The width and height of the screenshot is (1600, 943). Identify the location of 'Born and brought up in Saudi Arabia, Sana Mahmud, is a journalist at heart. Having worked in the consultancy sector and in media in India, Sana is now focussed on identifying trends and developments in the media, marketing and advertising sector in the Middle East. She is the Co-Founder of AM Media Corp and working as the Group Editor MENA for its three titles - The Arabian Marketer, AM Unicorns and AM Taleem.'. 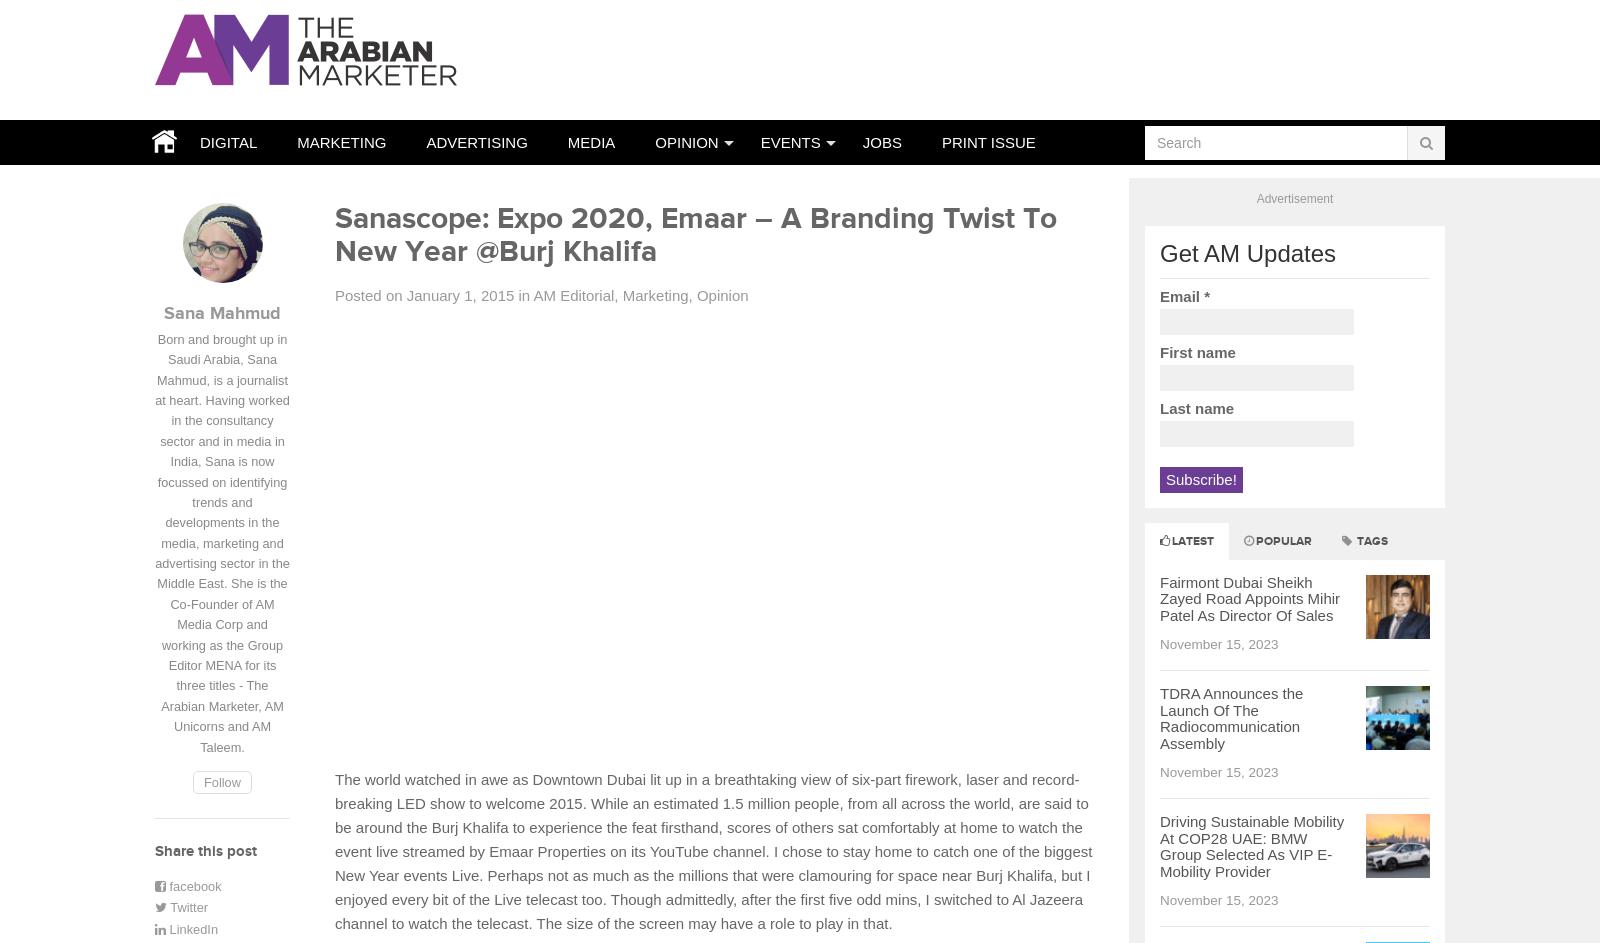
(154, 542).